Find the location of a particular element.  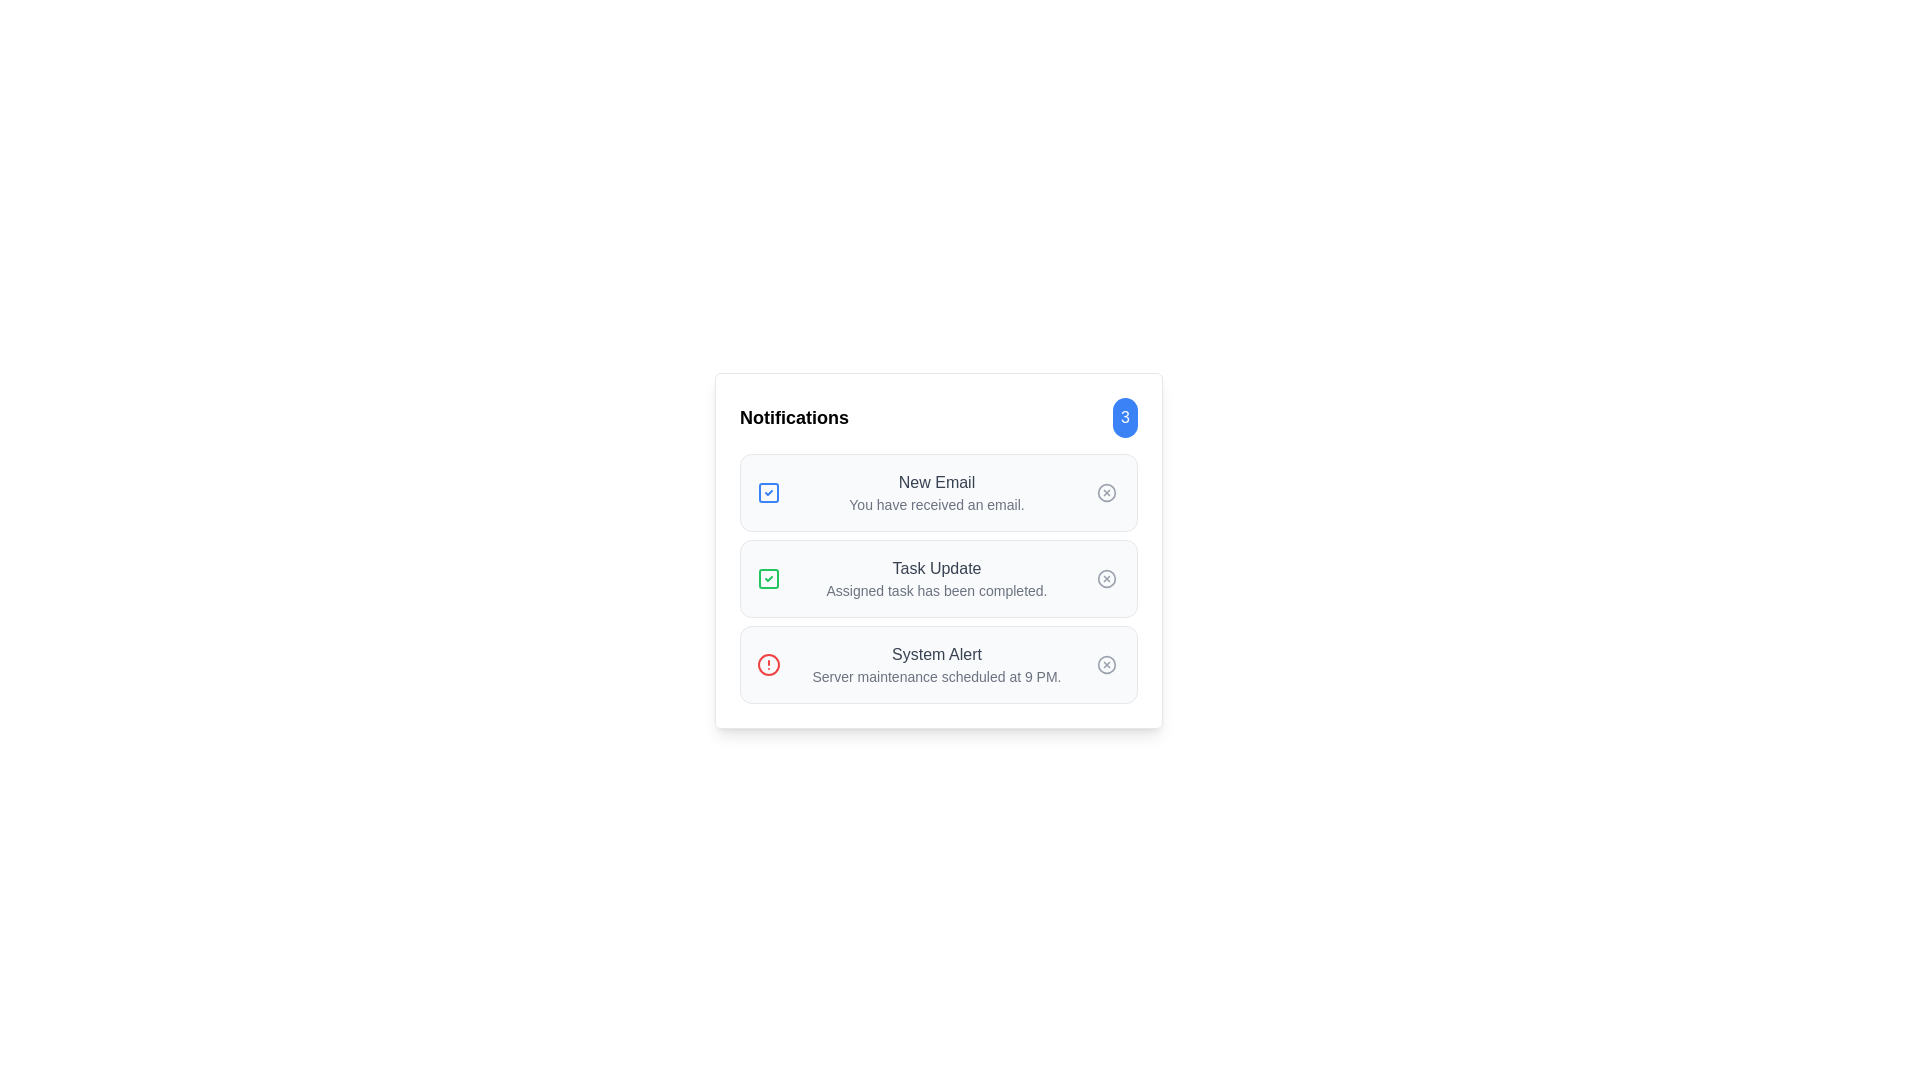

text label 'System Alert' located in the notification card layout, positioned below 'New Email' and 'Task Update' is located at coordinates (935, 655).